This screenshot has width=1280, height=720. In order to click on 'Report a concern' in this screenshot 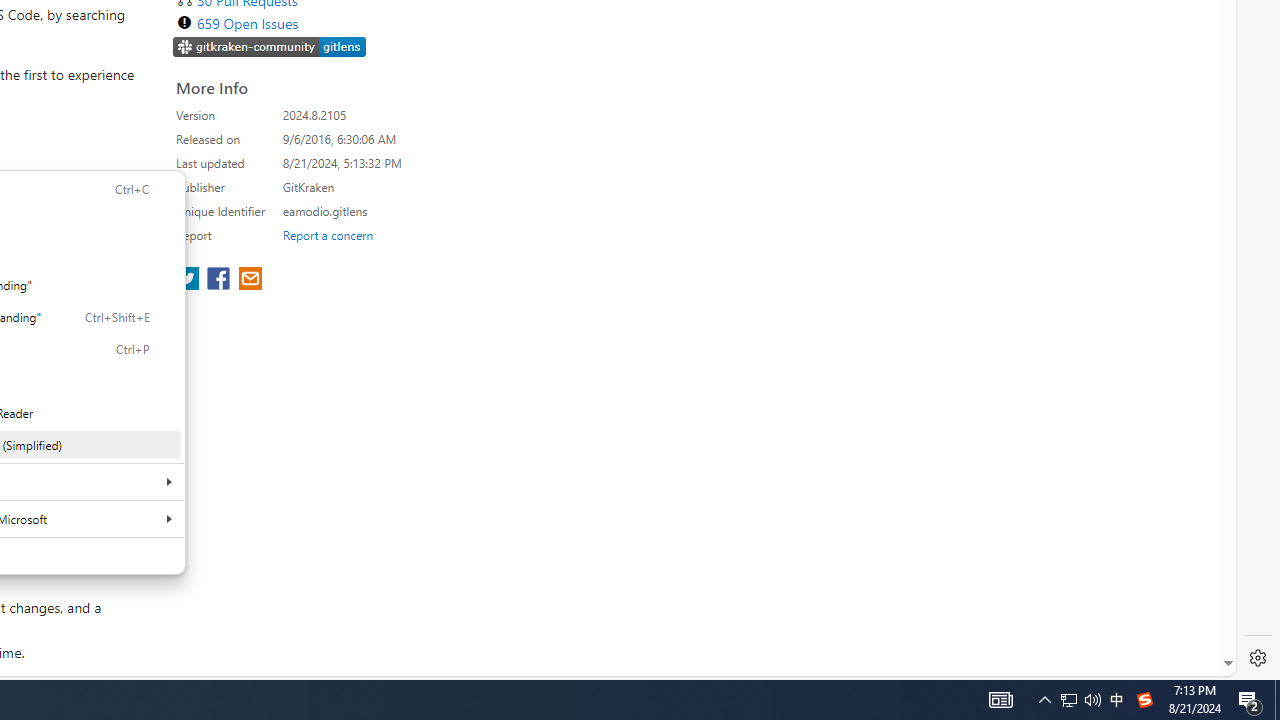, I will do `click(327, 234)`.